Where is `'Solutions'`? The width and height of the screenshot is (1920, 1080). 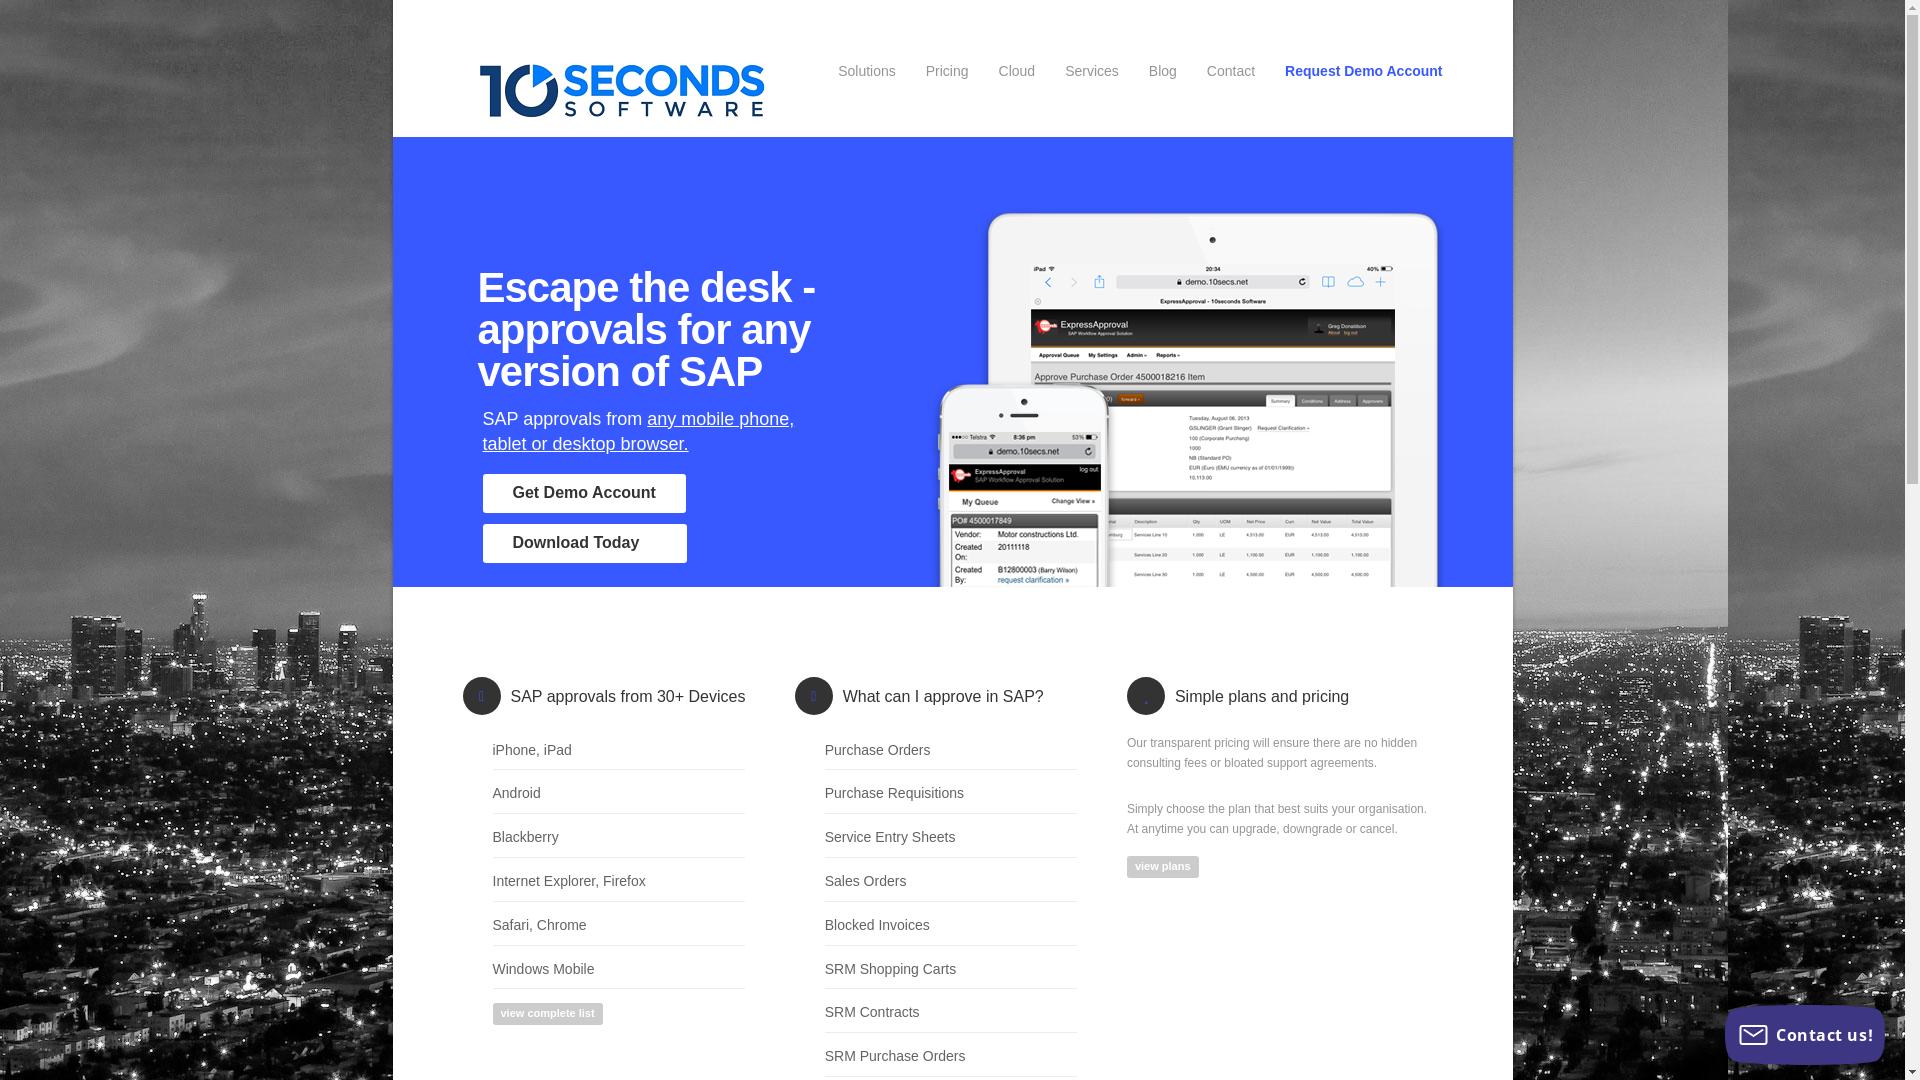
'Solutions' is located at coordinates (867, 73).